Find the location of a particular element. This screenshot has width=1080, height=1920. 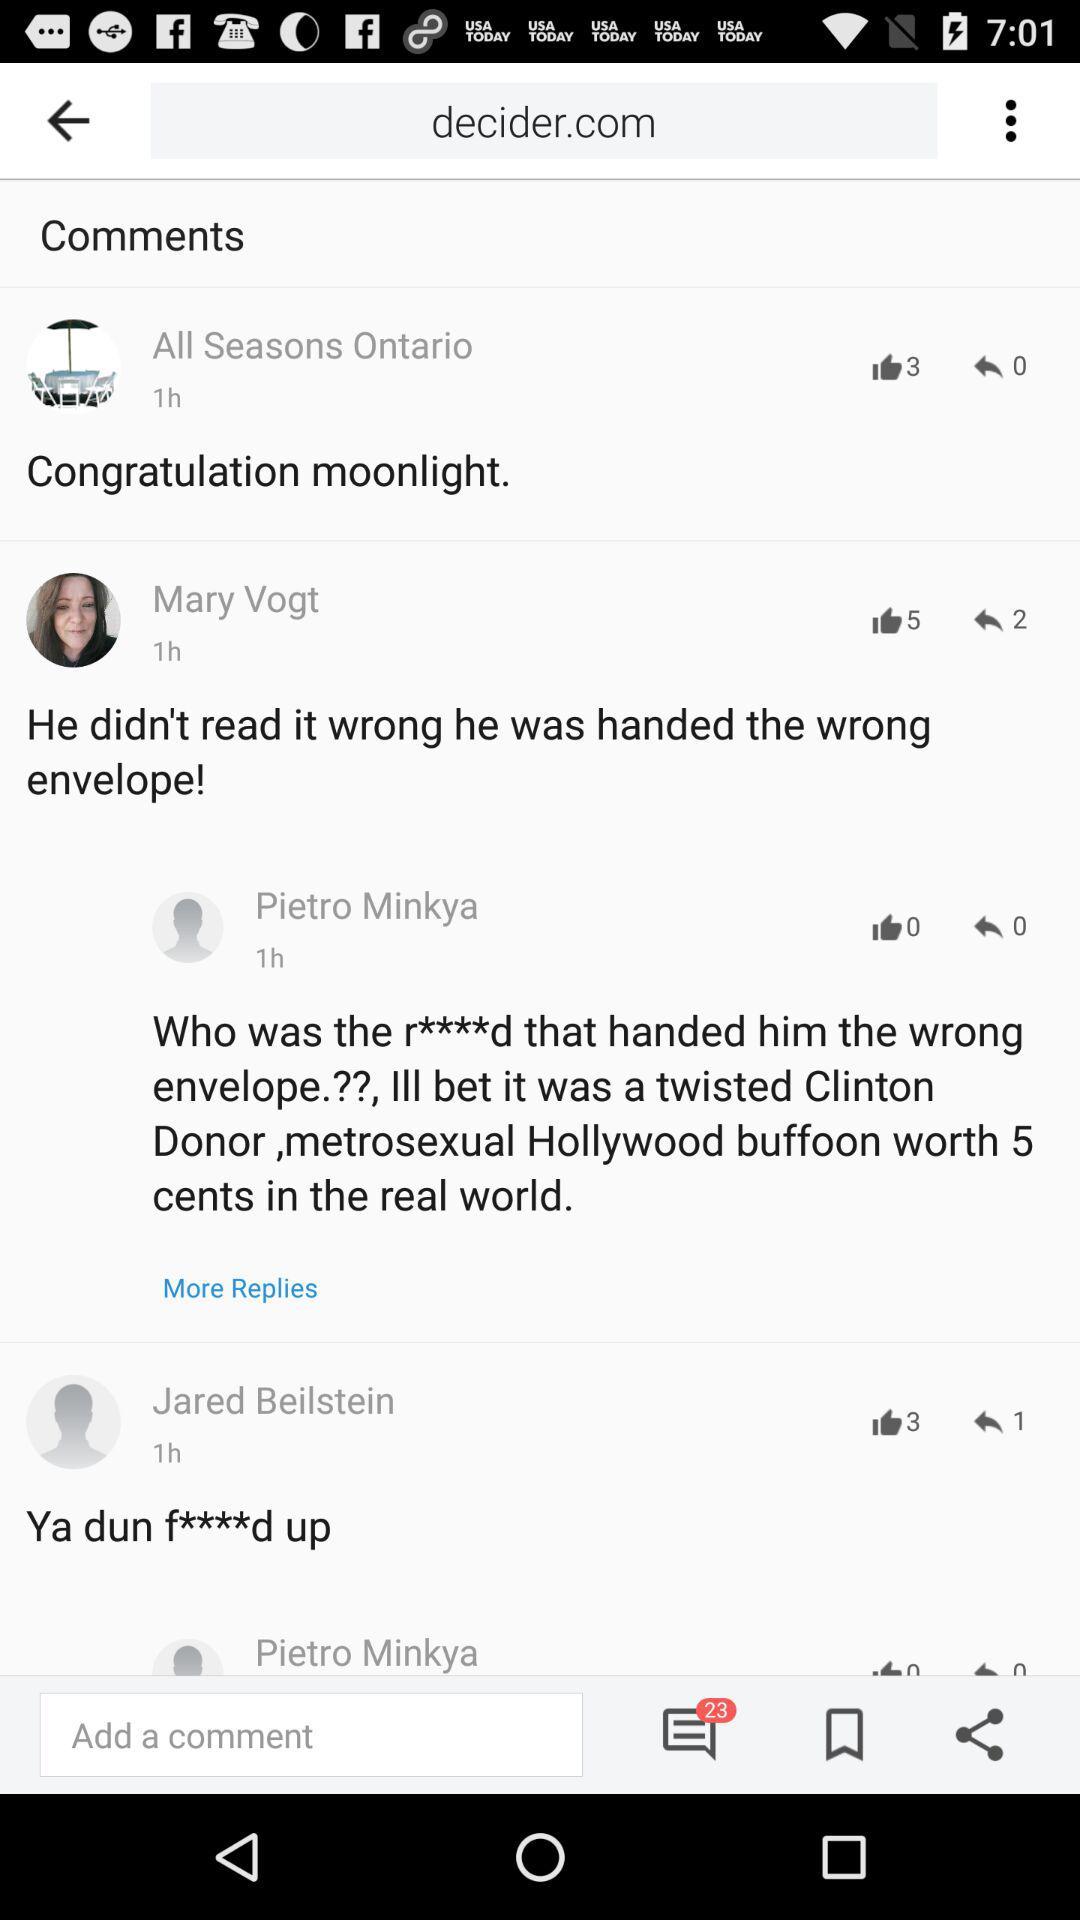

item below ya dun f icon is located at coordinates (690, 1733).